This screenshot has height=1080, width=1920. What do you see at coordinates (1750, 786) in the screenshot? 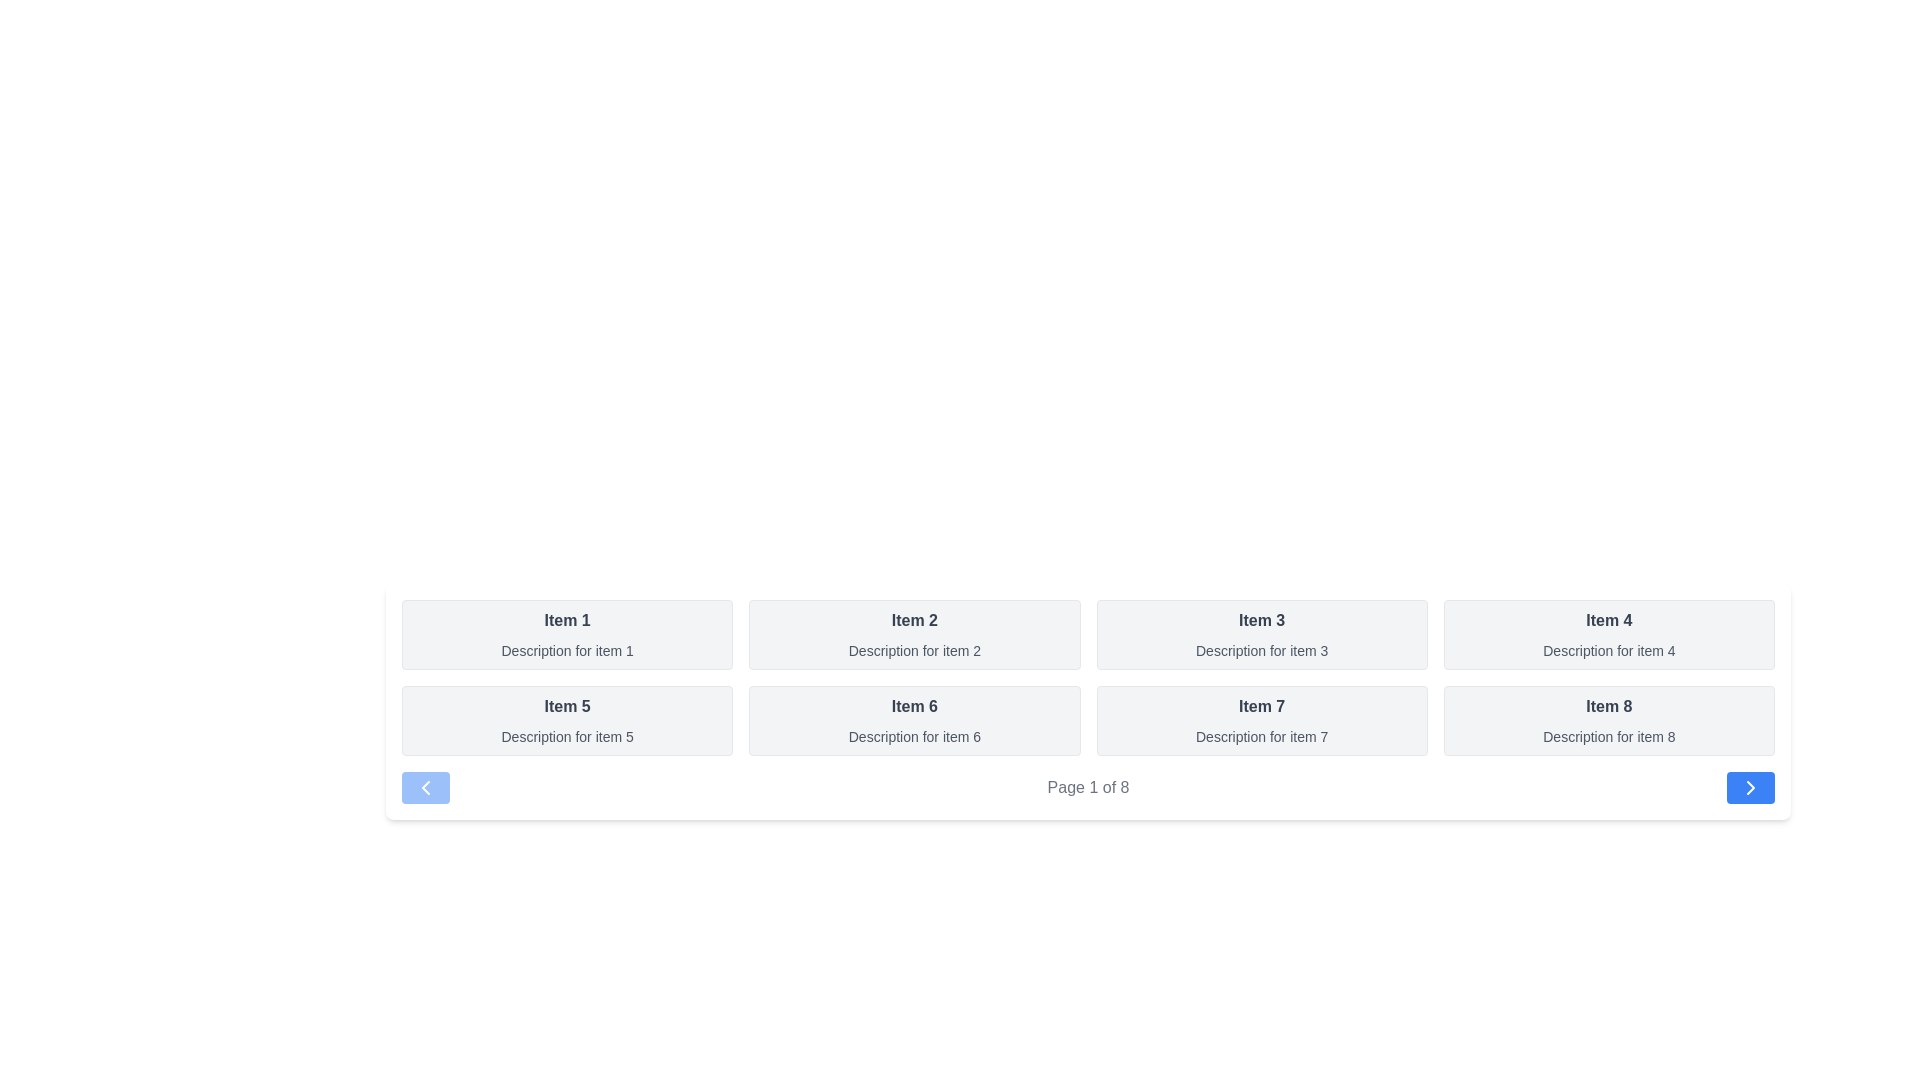
I see `the pagination control button located at the right-most position of the horizontal group, adjacent to the 'Page 1 of 8' text` at bounding box center [1750, 786].